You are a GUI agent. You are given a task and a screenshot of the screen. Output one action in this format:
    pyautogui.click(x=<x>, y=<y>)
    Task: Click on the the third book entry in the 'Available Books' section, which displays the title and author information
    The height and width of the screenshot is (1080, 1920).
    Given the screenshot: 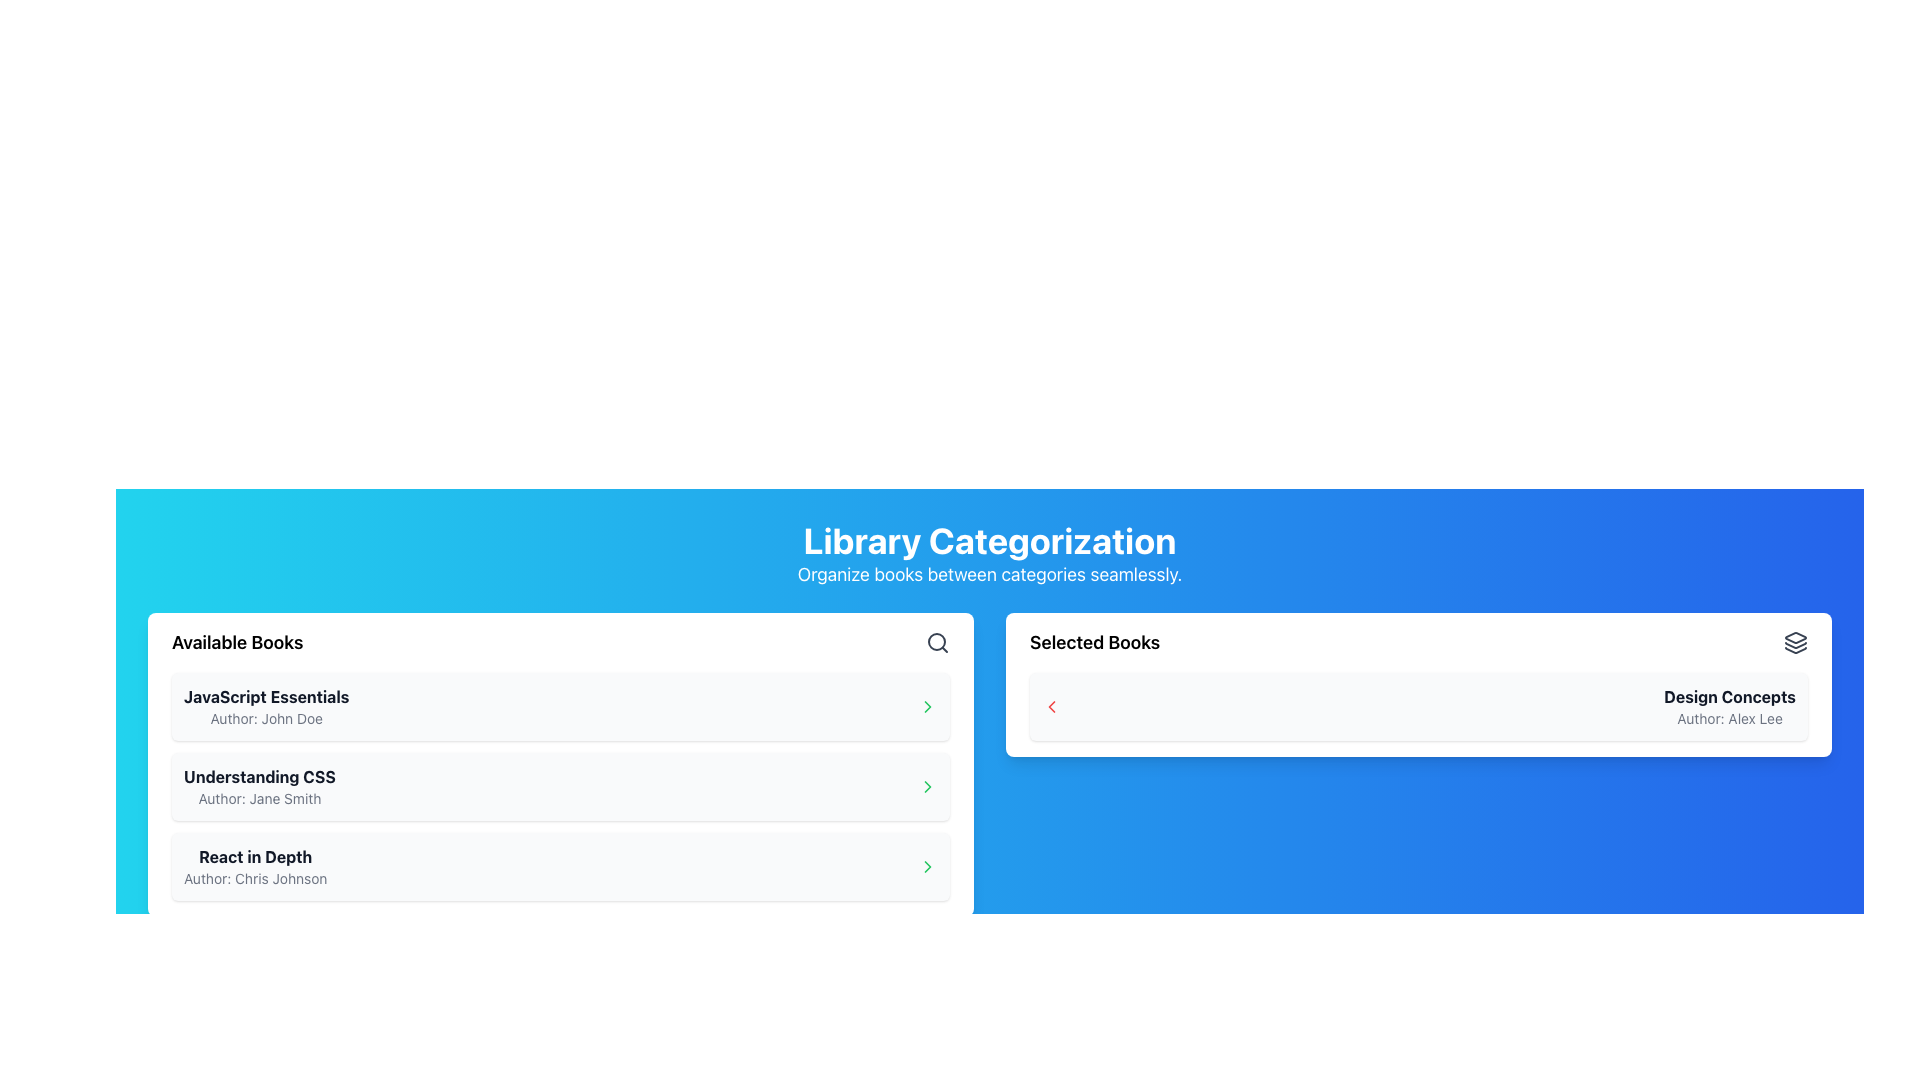 What is the action you would take?
    pyautogui.click(x=254, y=866)
    